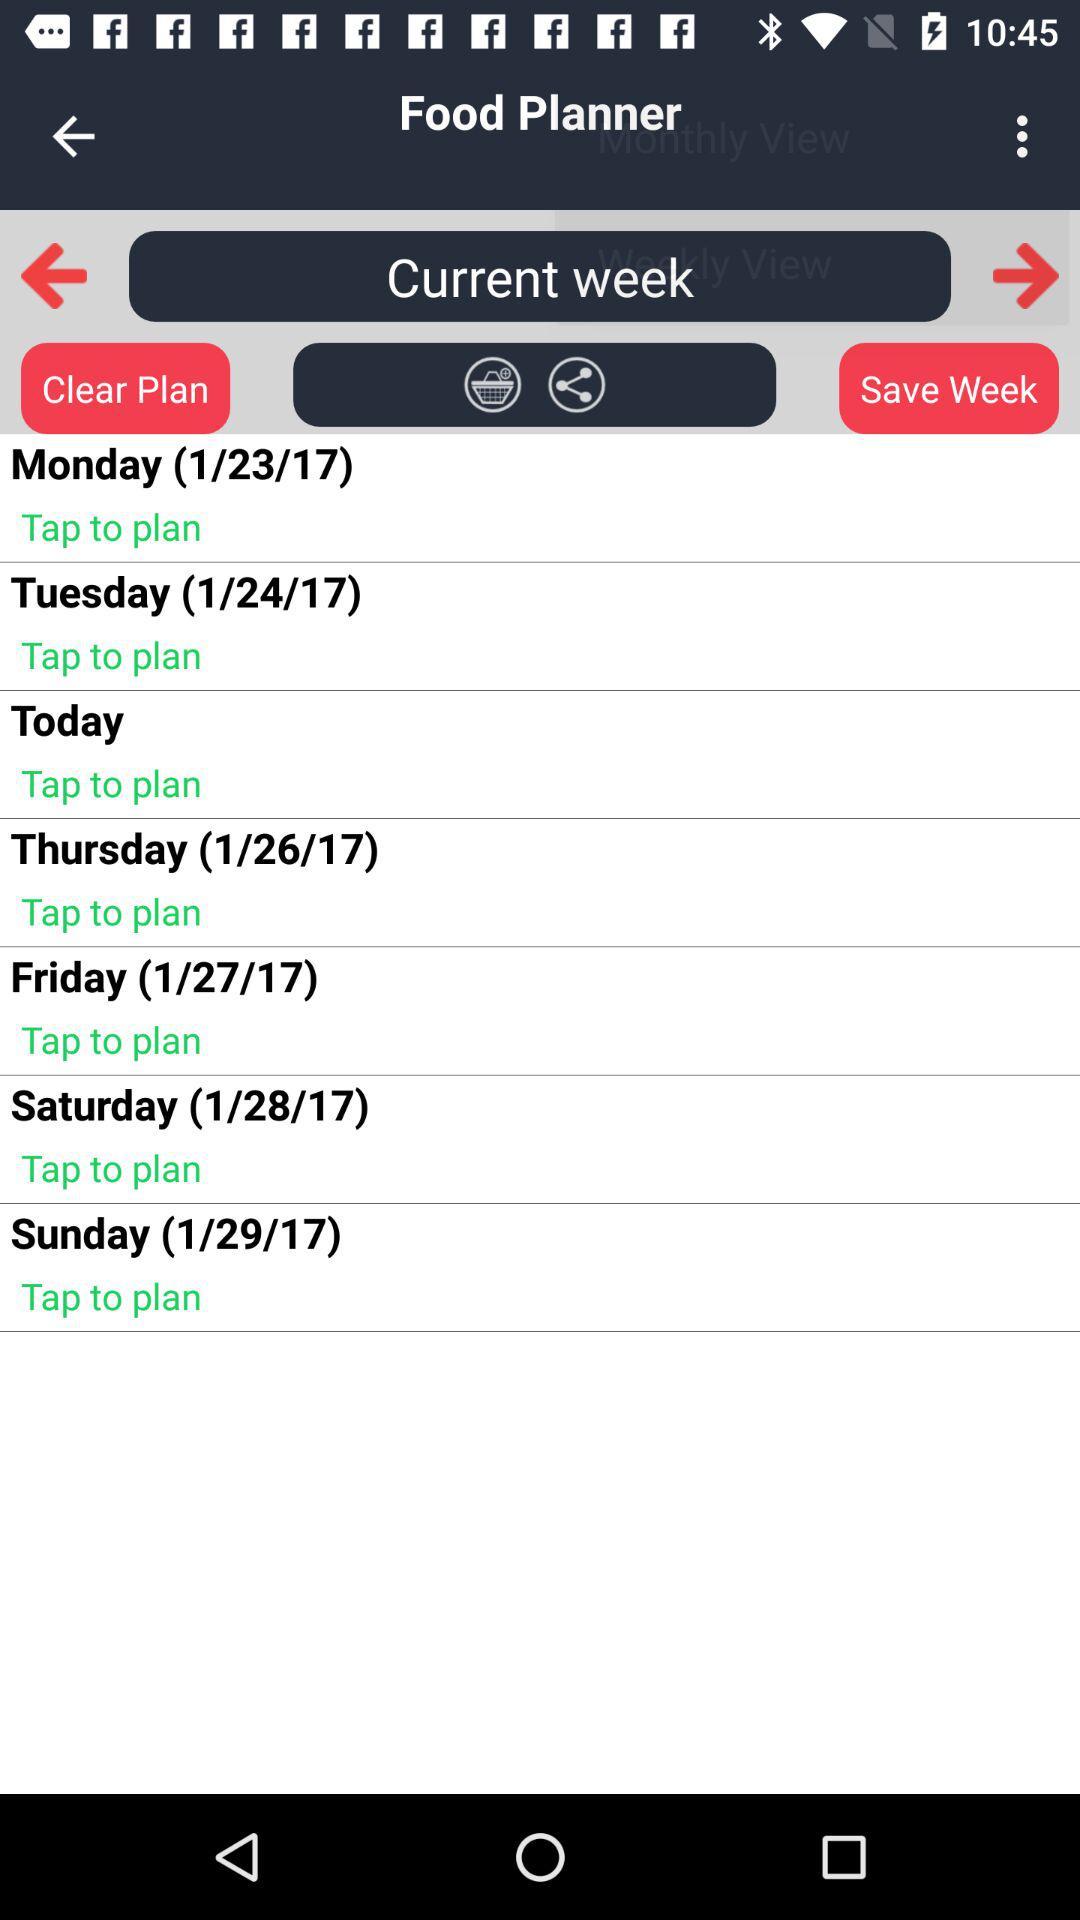  What do you see at coordinates (576, 384) in the screenshot?
I see `share schedule` at bounding box center [576, 384].